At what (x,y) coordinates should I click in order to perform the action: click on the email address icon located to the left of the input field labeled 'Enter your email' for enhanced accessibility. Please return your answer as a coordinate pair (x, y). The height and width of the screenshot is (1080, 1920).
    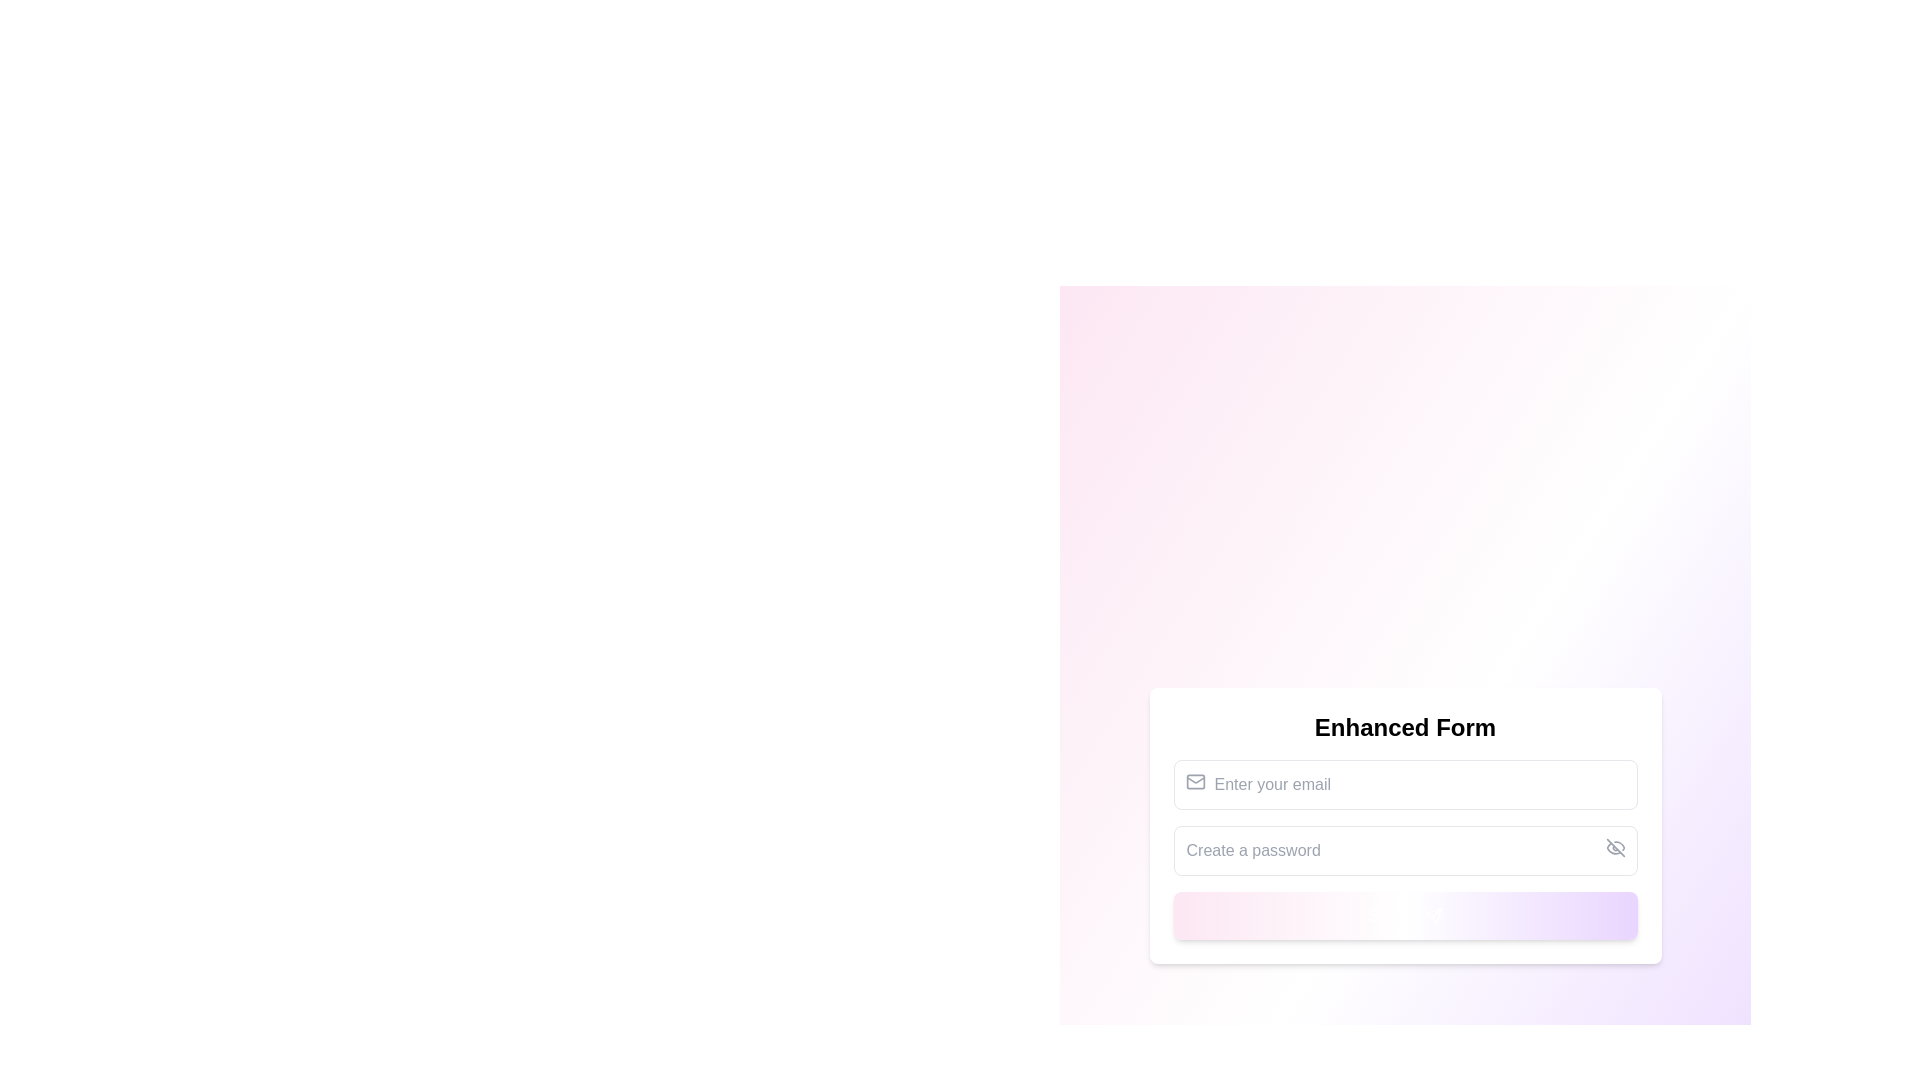
    Looking at the image, I should click on (1195, 781).